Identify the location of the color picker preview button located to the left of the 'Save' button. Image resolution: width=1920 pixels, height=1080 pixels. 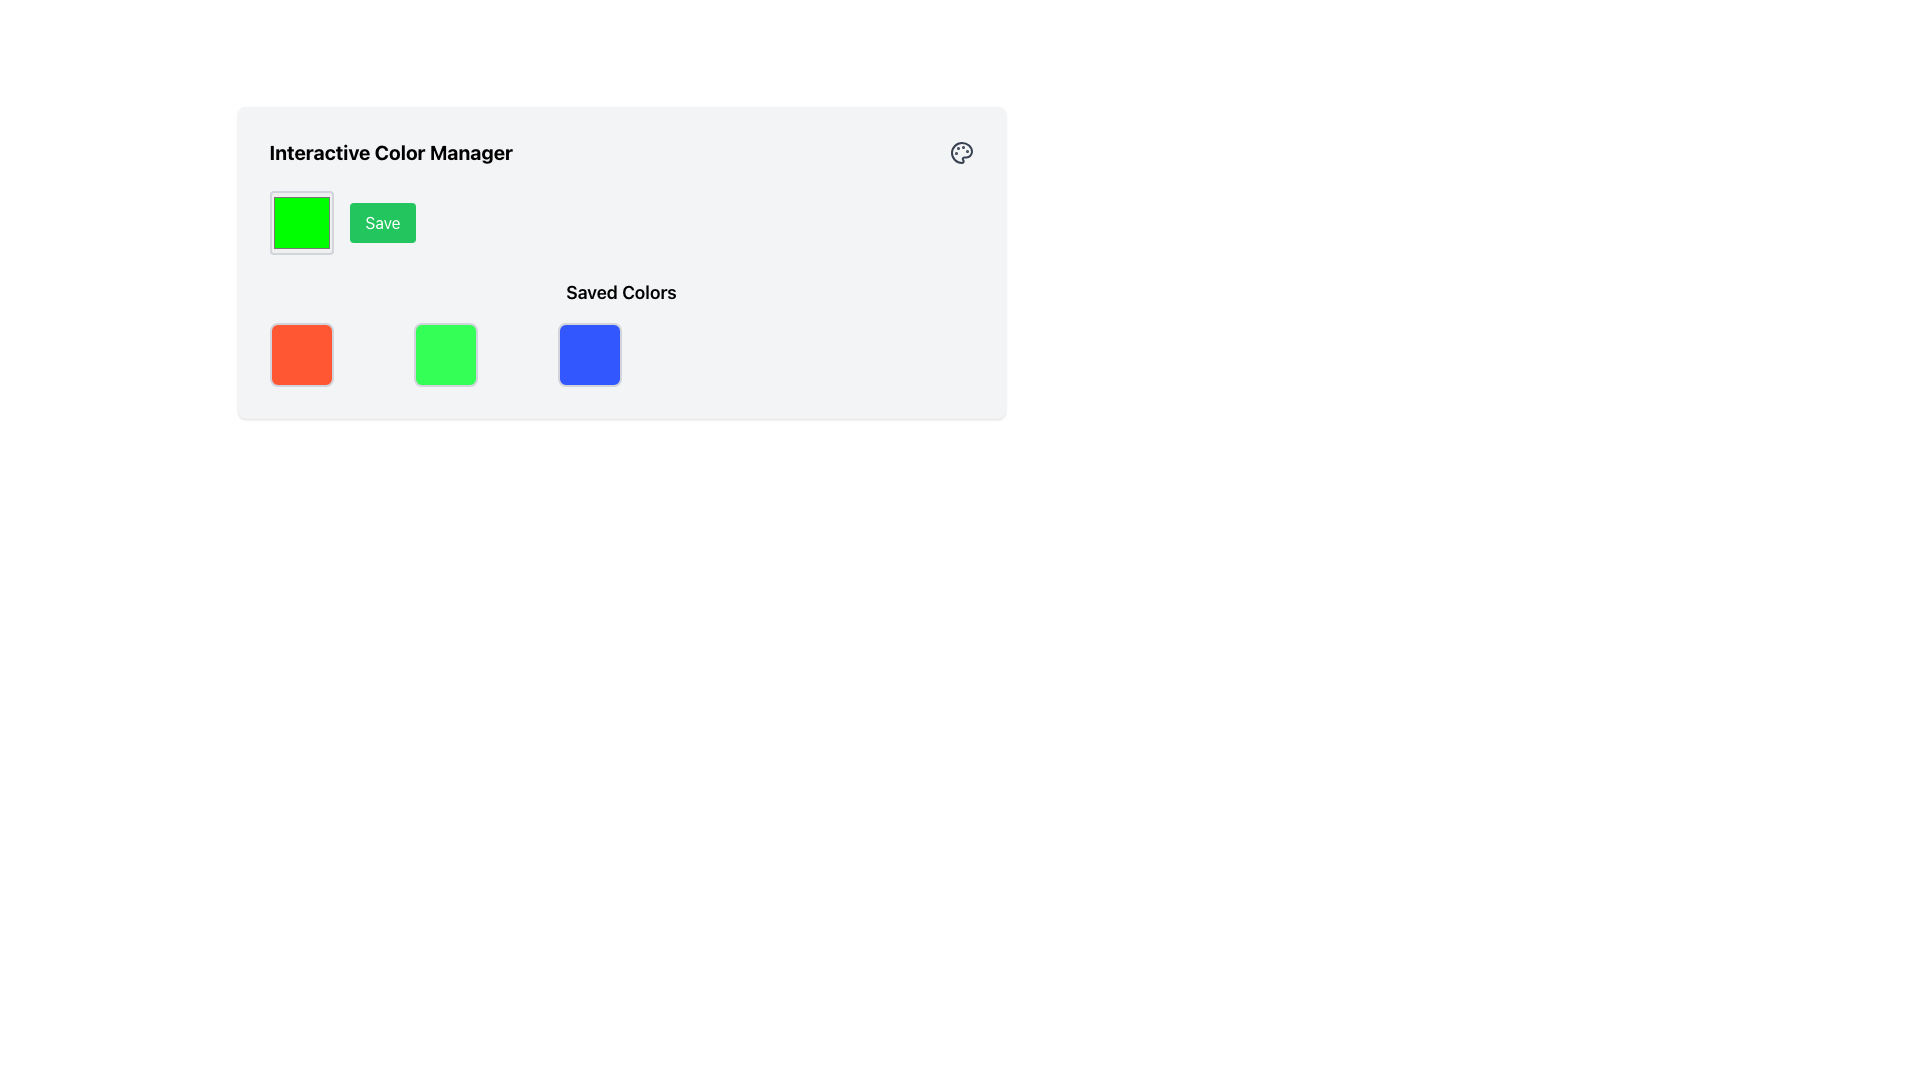
(300, 223).